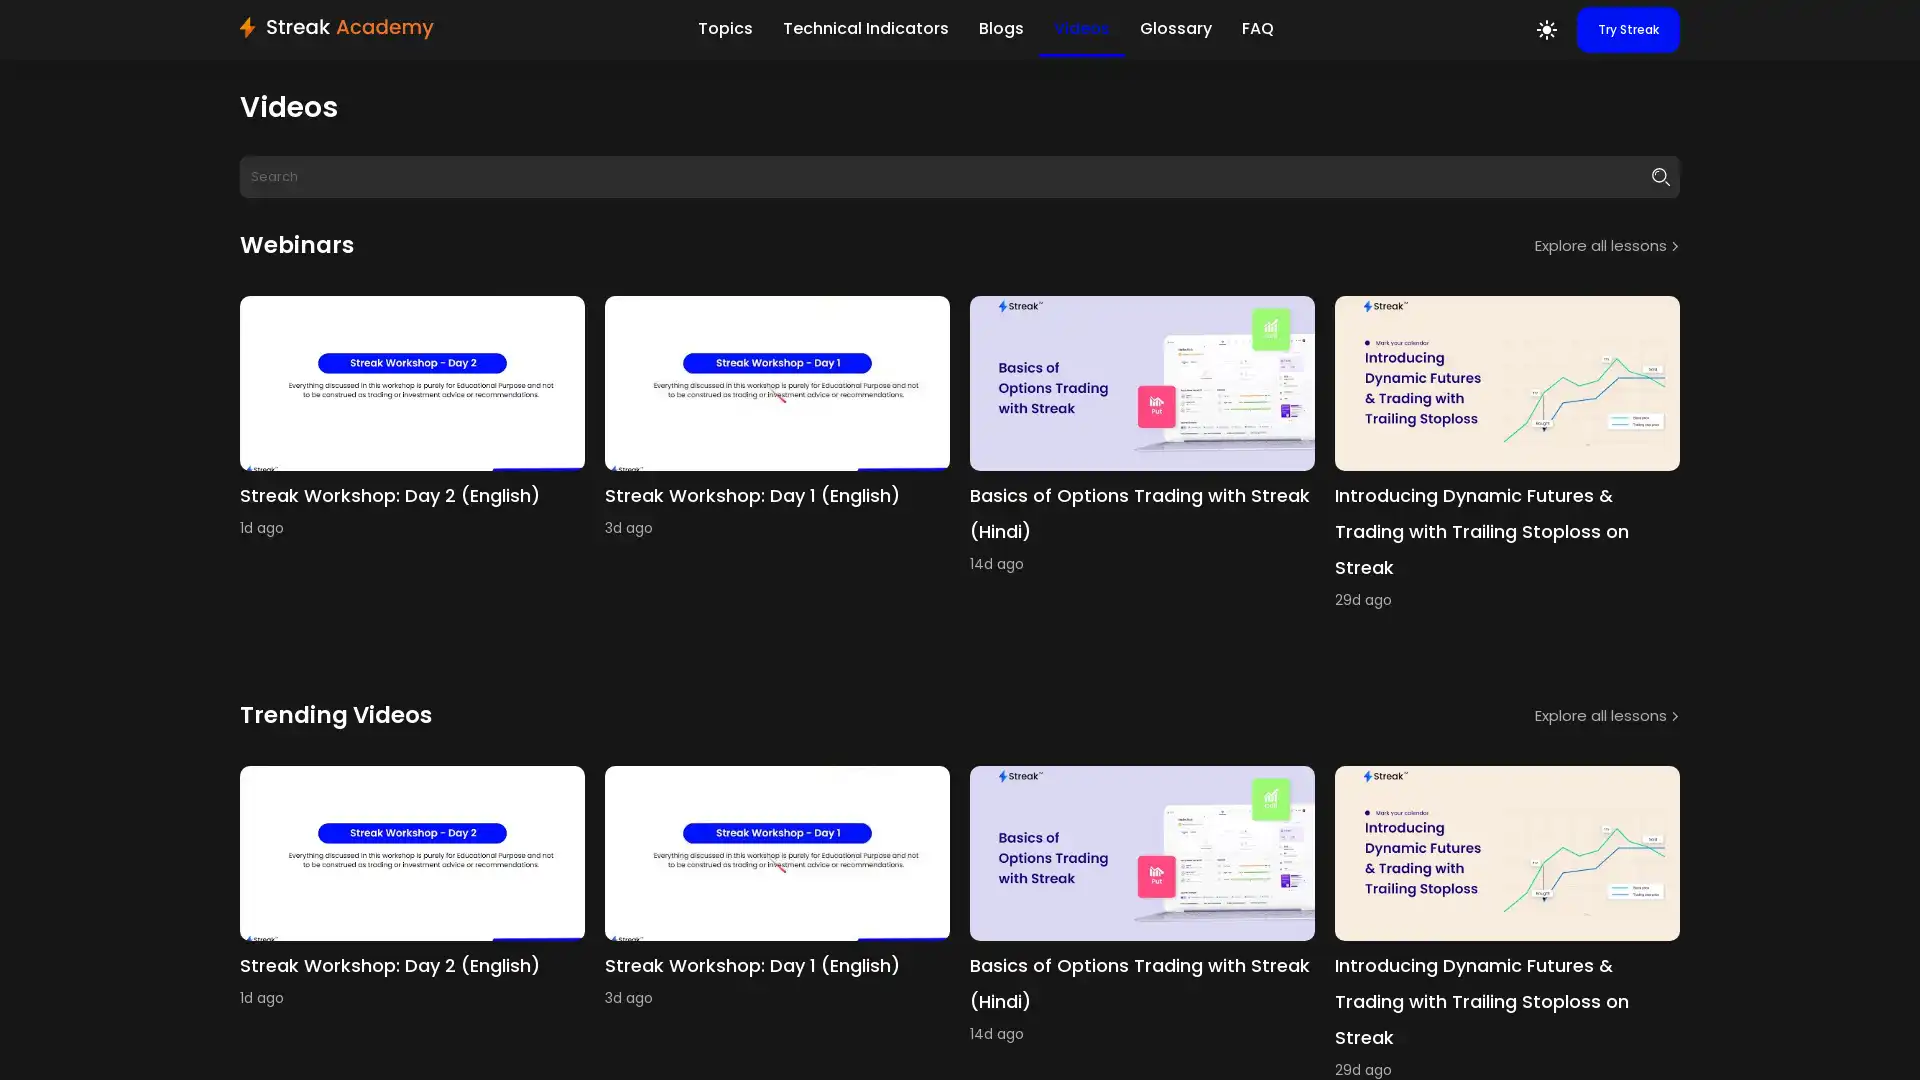 This screenshot has width=1920, height=1080. Describe the element at coordinates (1142, 455) in the screenshot. I see `youtube Basics of Options Trading with Streak (Hindi) 14d ago` at that location.